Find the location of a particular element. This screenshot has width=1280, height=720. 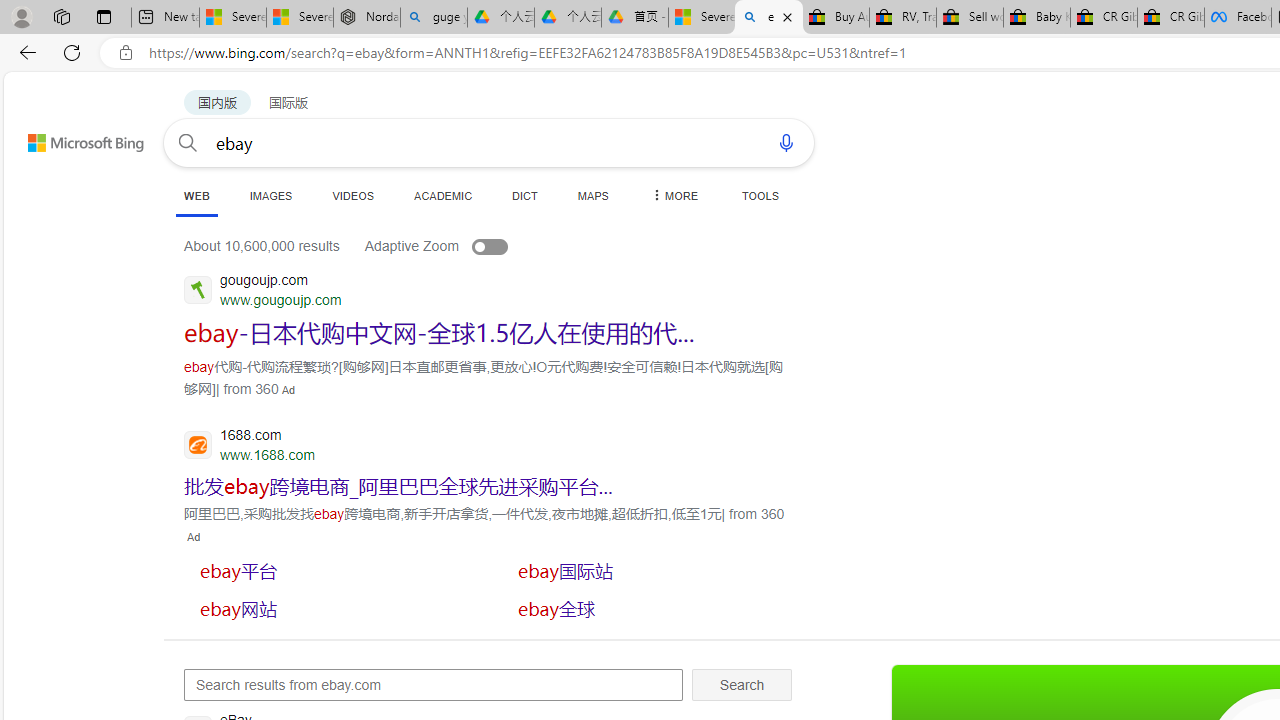

'MAPS' is located at coordinates (592, 195).